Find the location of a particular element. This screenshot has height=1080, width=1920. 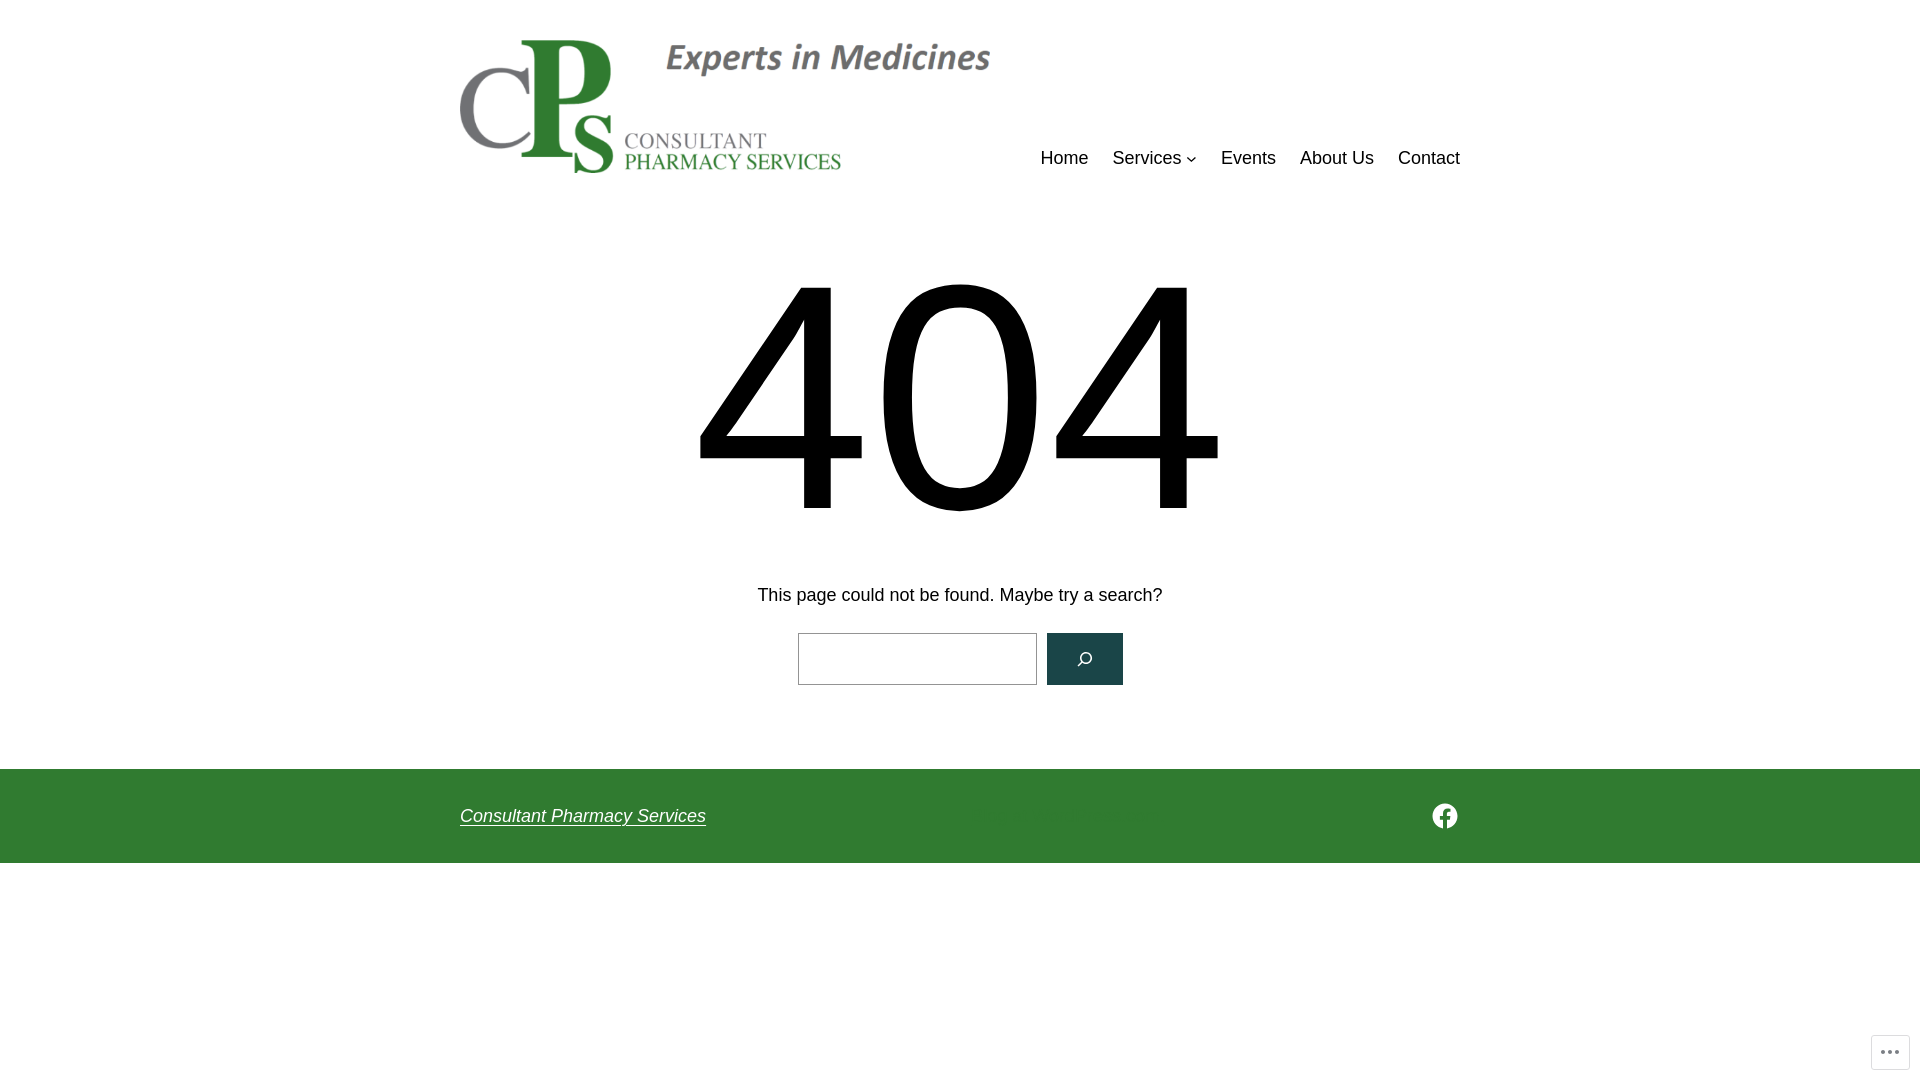

'Events' is located at coordinates (1247, 157).